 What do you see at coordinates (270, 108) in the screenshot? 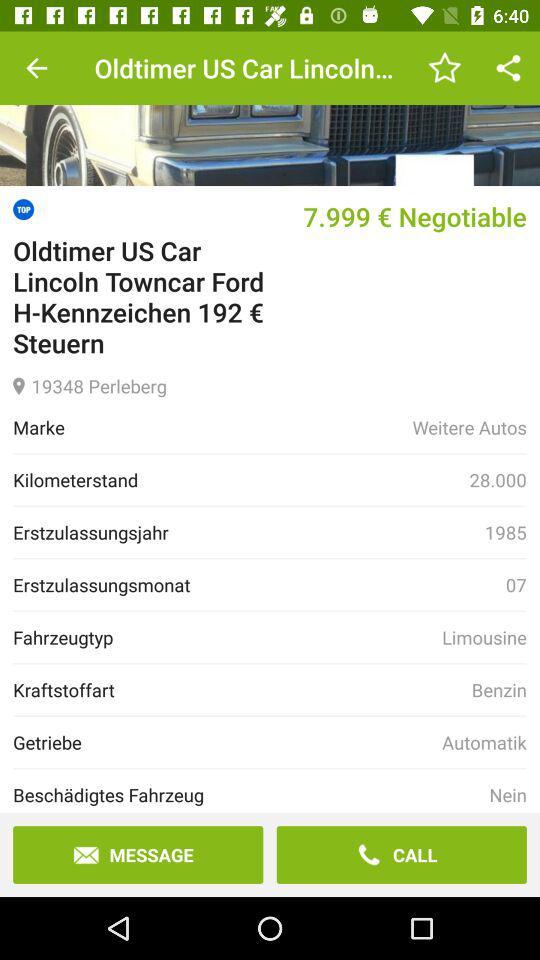
I see `main menu` at bounding box center [270, 108].